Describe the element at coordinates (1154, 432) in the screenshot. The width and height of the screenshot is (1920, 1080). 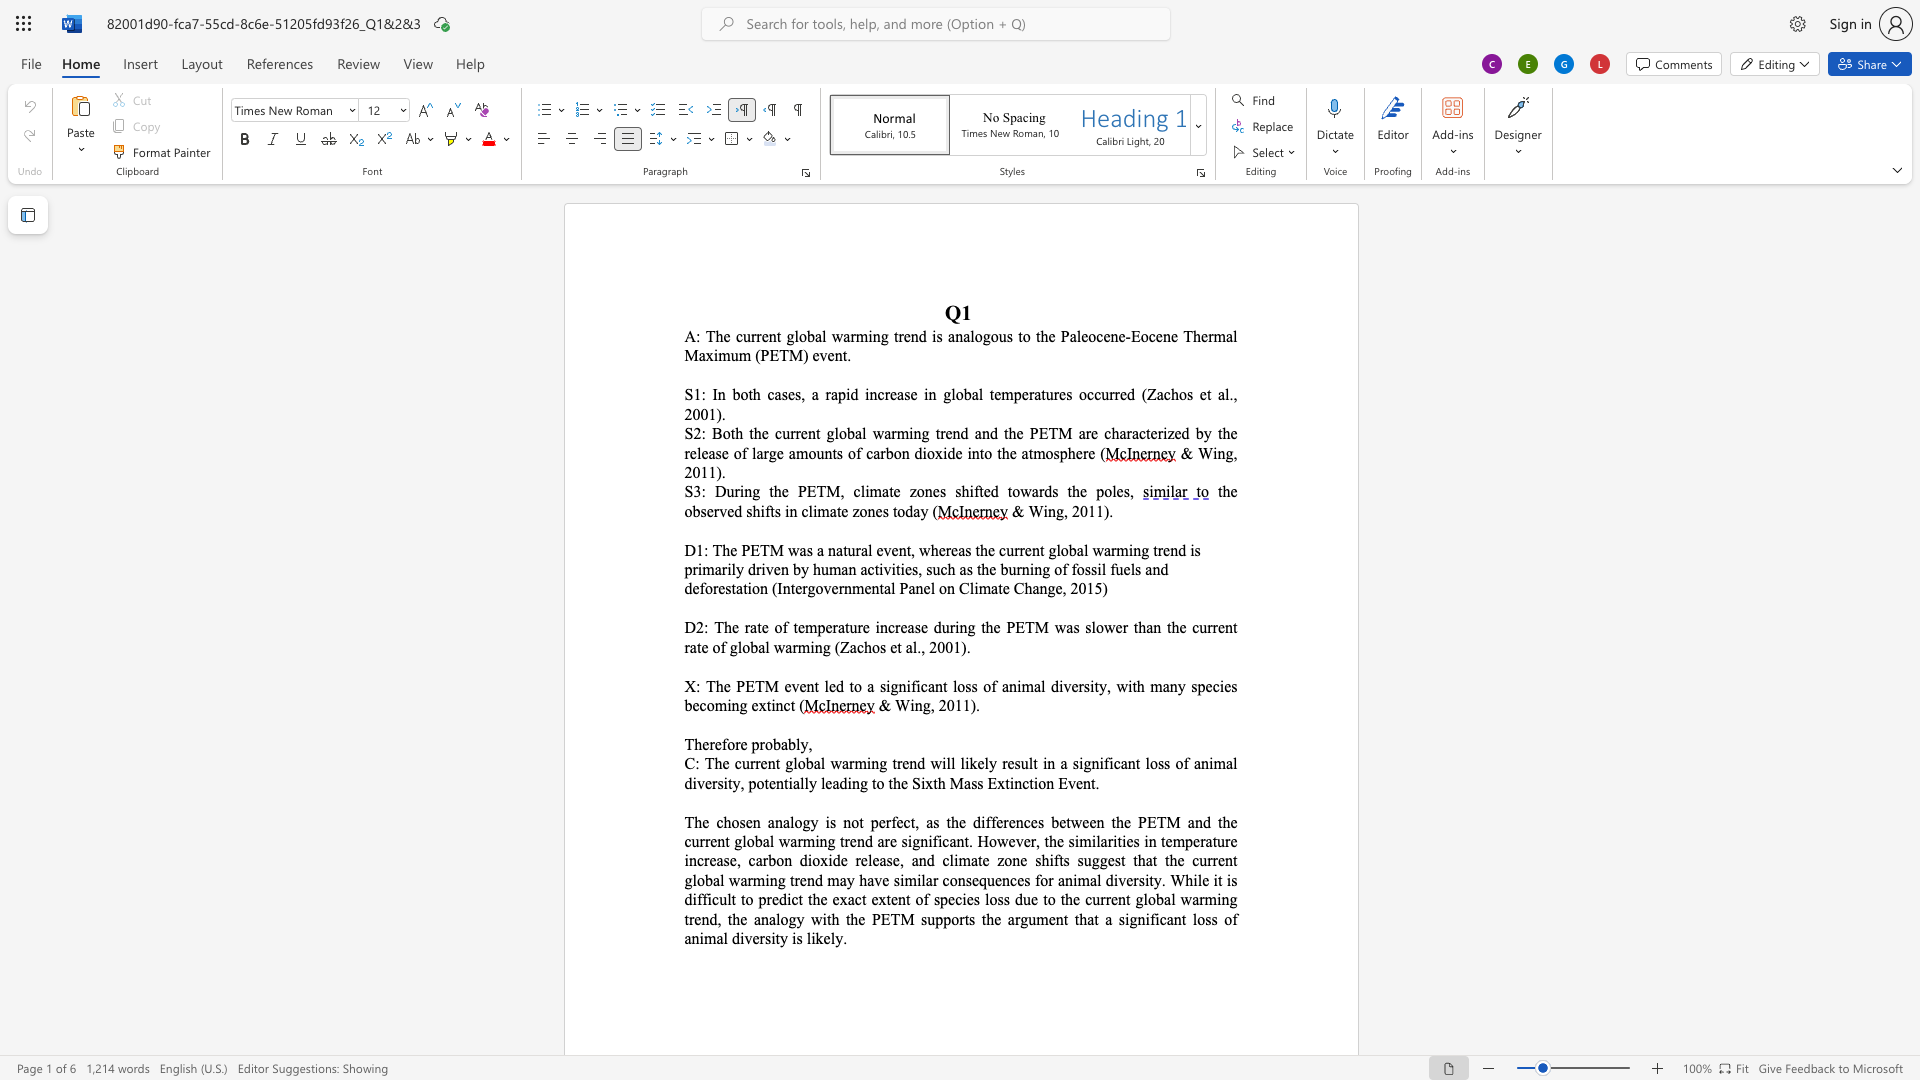
I see `the 2th character "e" in the text` at that location.